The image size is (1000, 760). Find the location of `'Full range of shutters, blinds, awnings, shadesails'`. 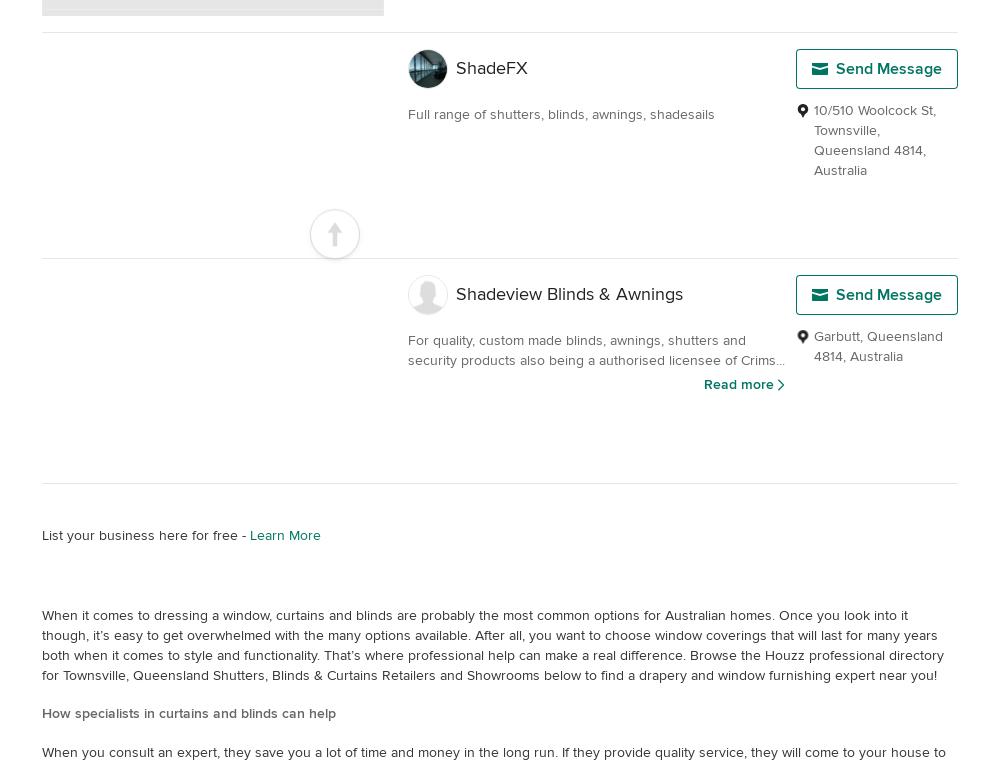

'Full range of shutters, blinds, awnings, shadesails' is located at coordinates (561, 114).